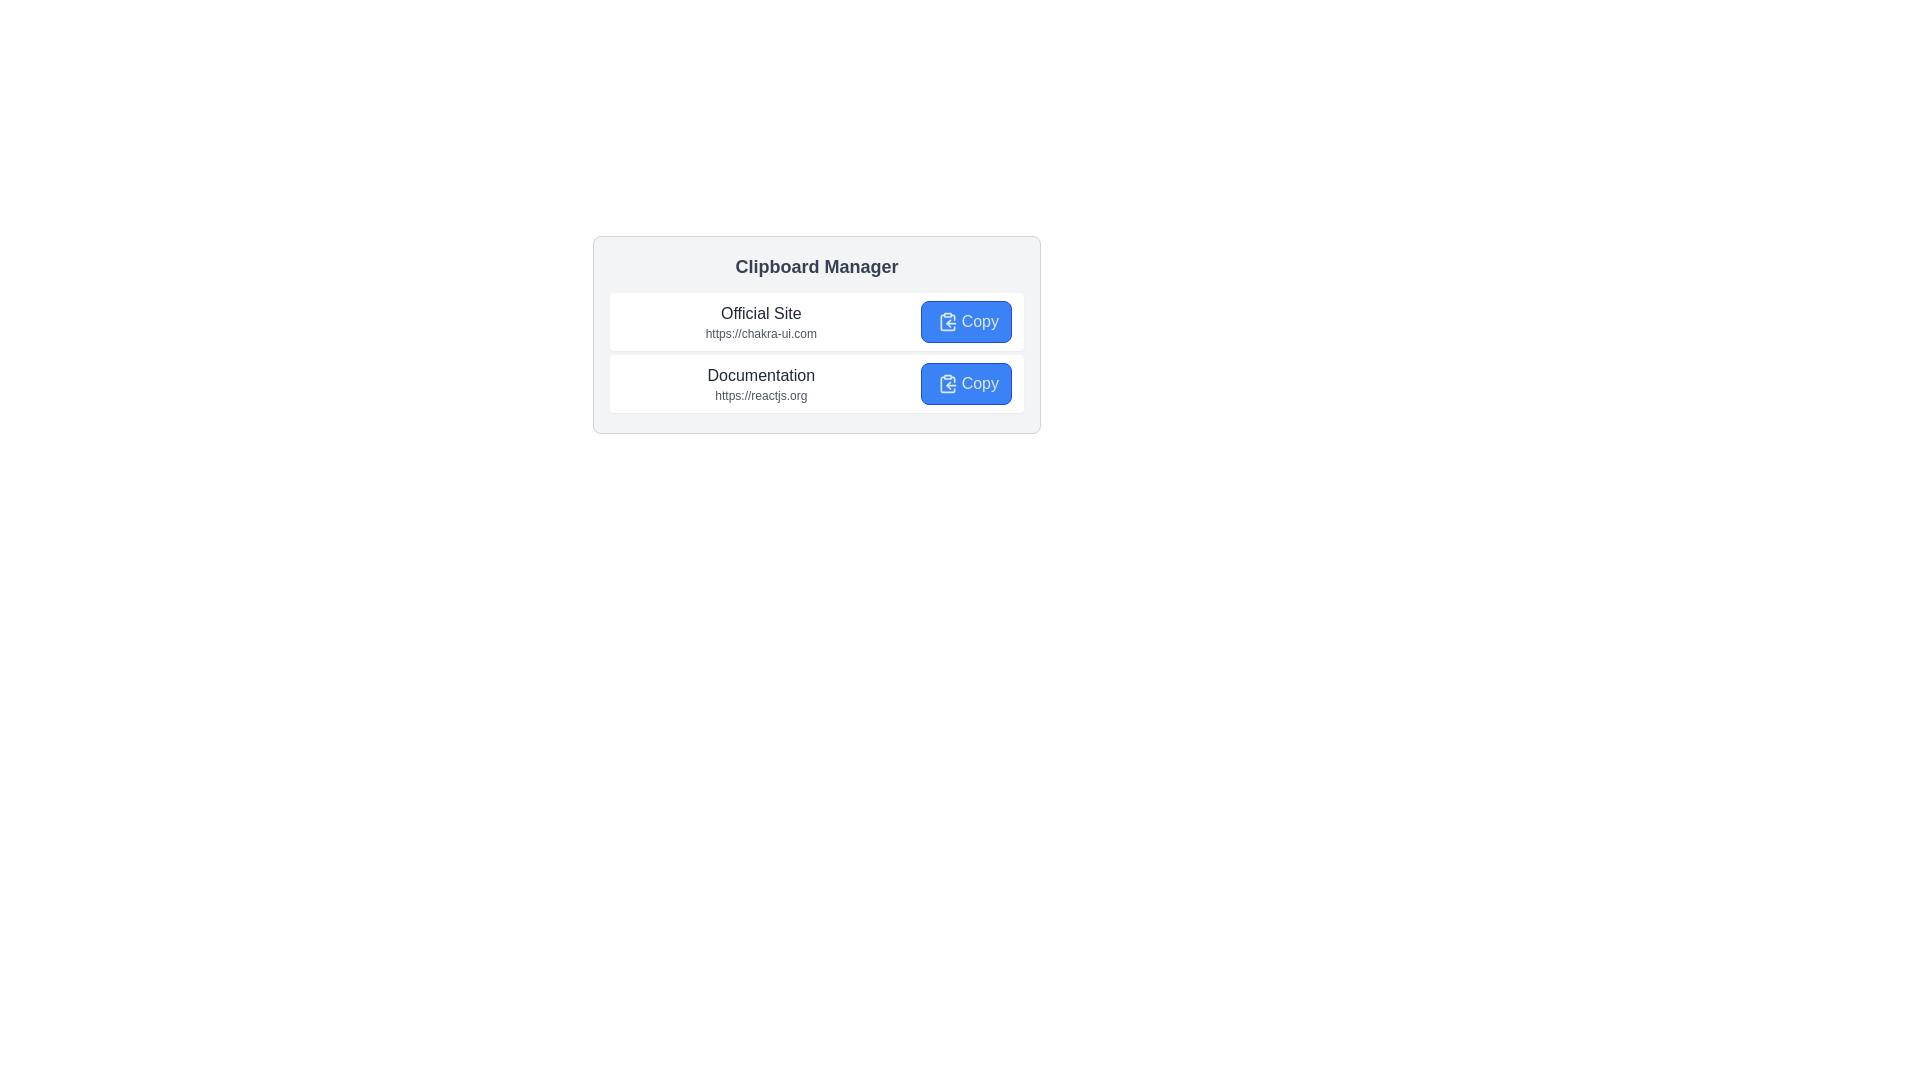 The width and height of the screenshot is (1920, 1080). I want to click on the clipboard icon with a blue filled background and white outline associated with the 'Copy' button in the 'Clipboard Manager' interface for informational purposes, so click(946, 320).